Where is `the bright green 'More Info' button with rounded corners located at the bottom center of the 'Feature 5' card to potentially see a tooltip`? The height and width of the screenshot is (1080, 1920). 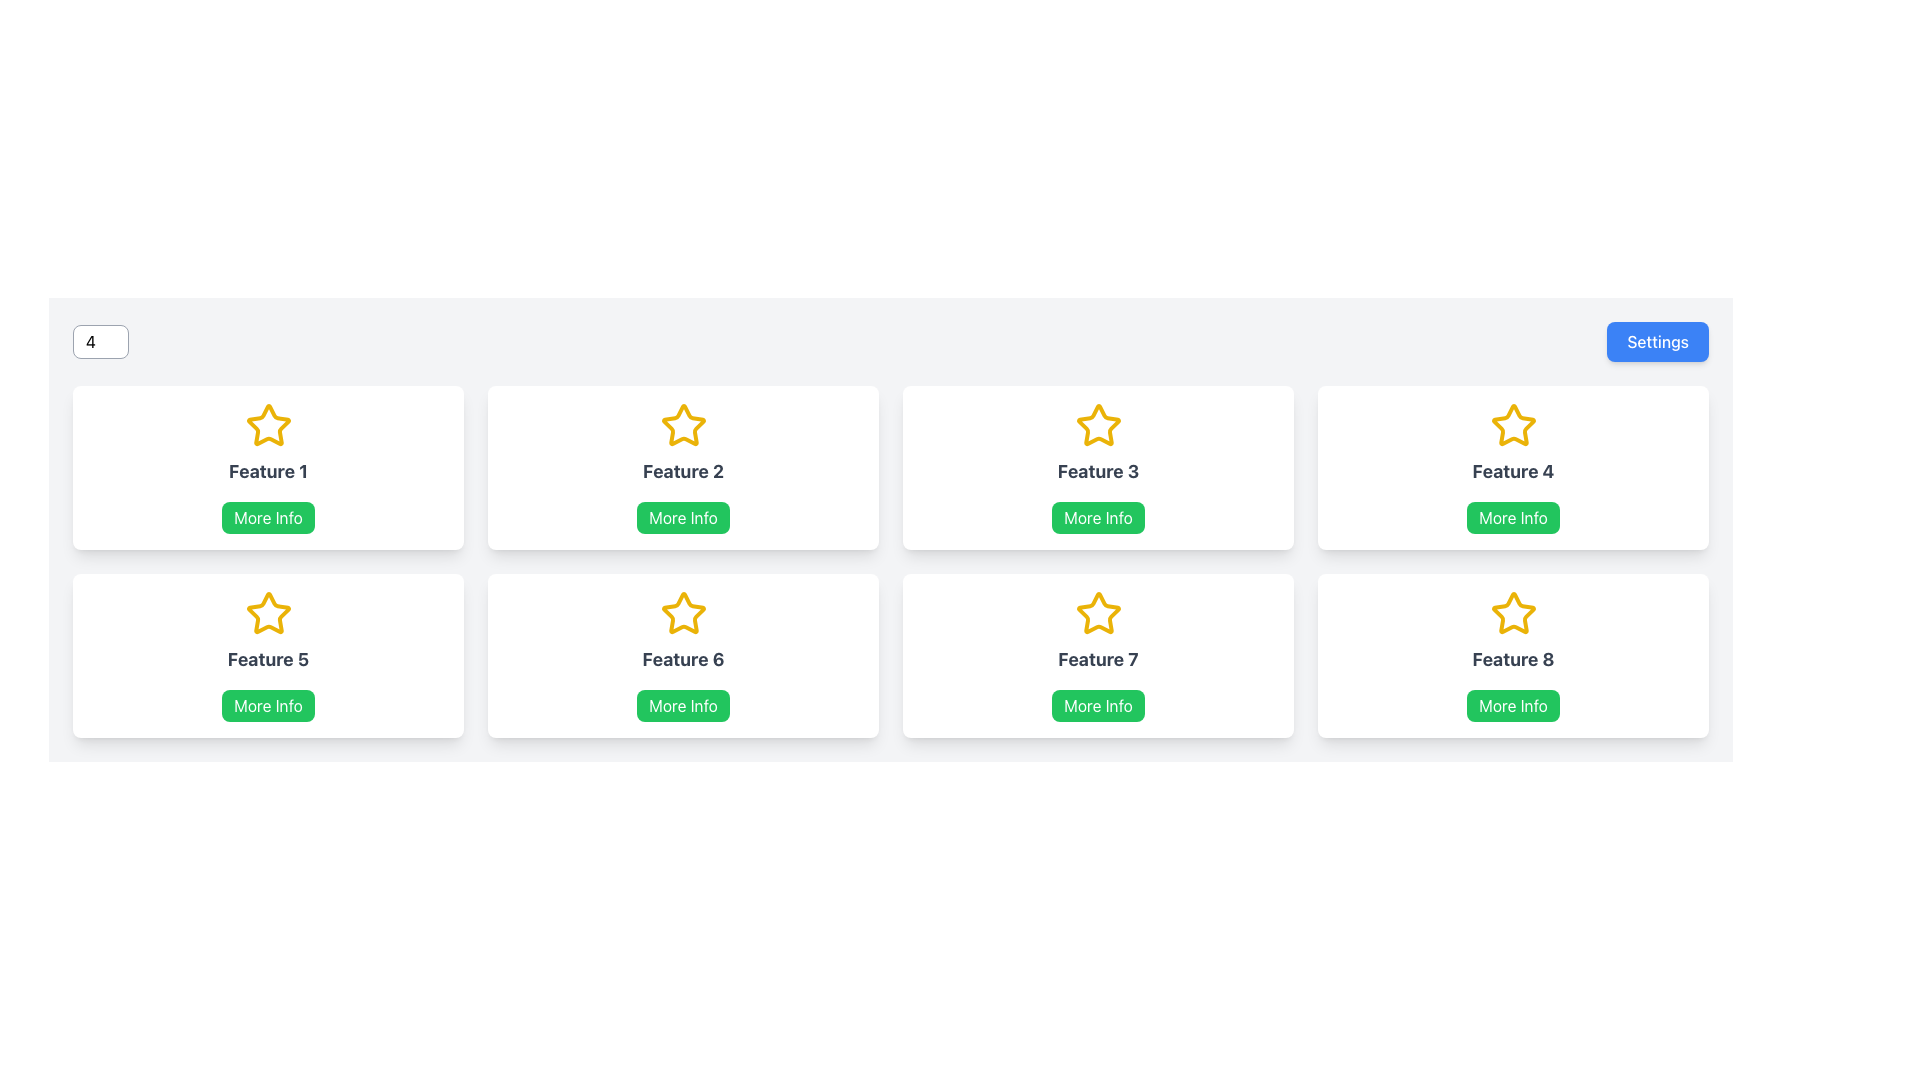 the bright green 'More Info' button with rounded corners located at the bottom center of the 'Feature 5' card to potentially see a tooltip is located at coordinates (267, 704).